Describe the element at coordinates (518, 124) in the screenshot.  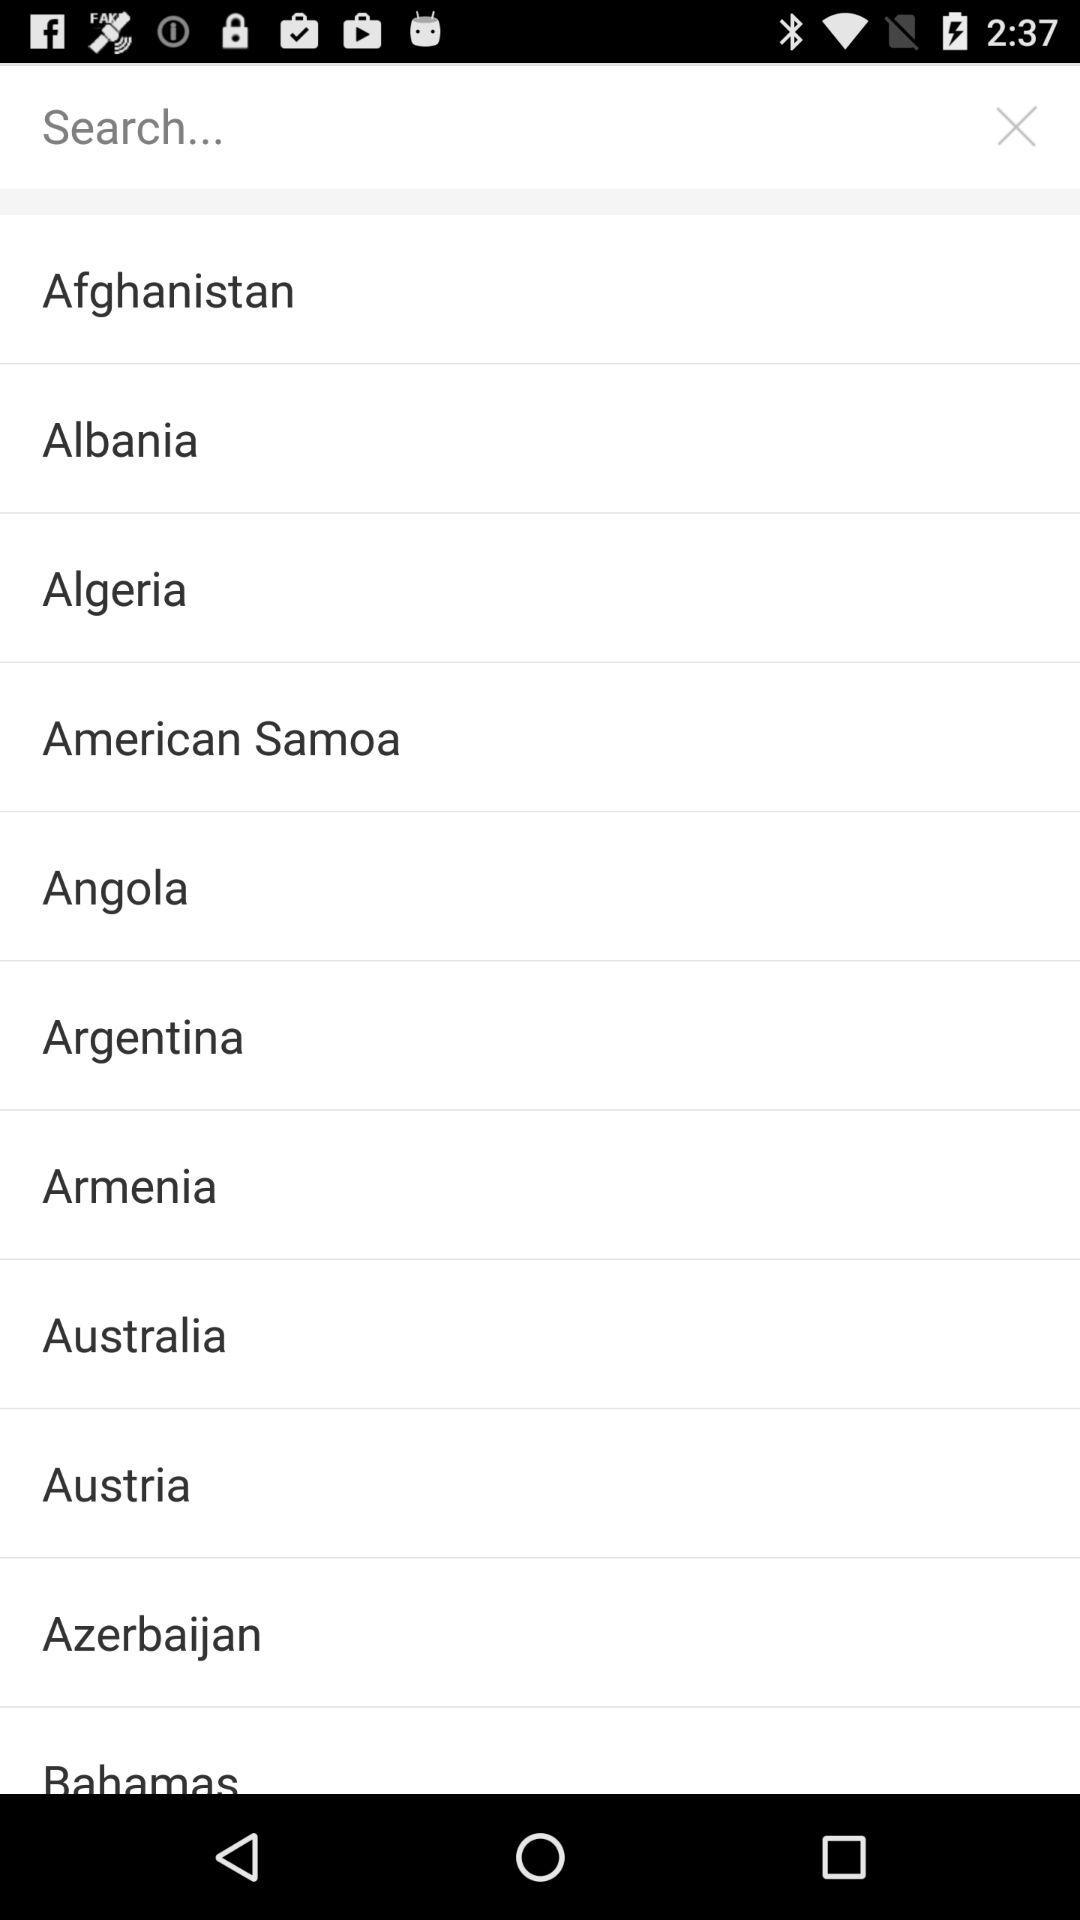
I see `search this list` at that location.